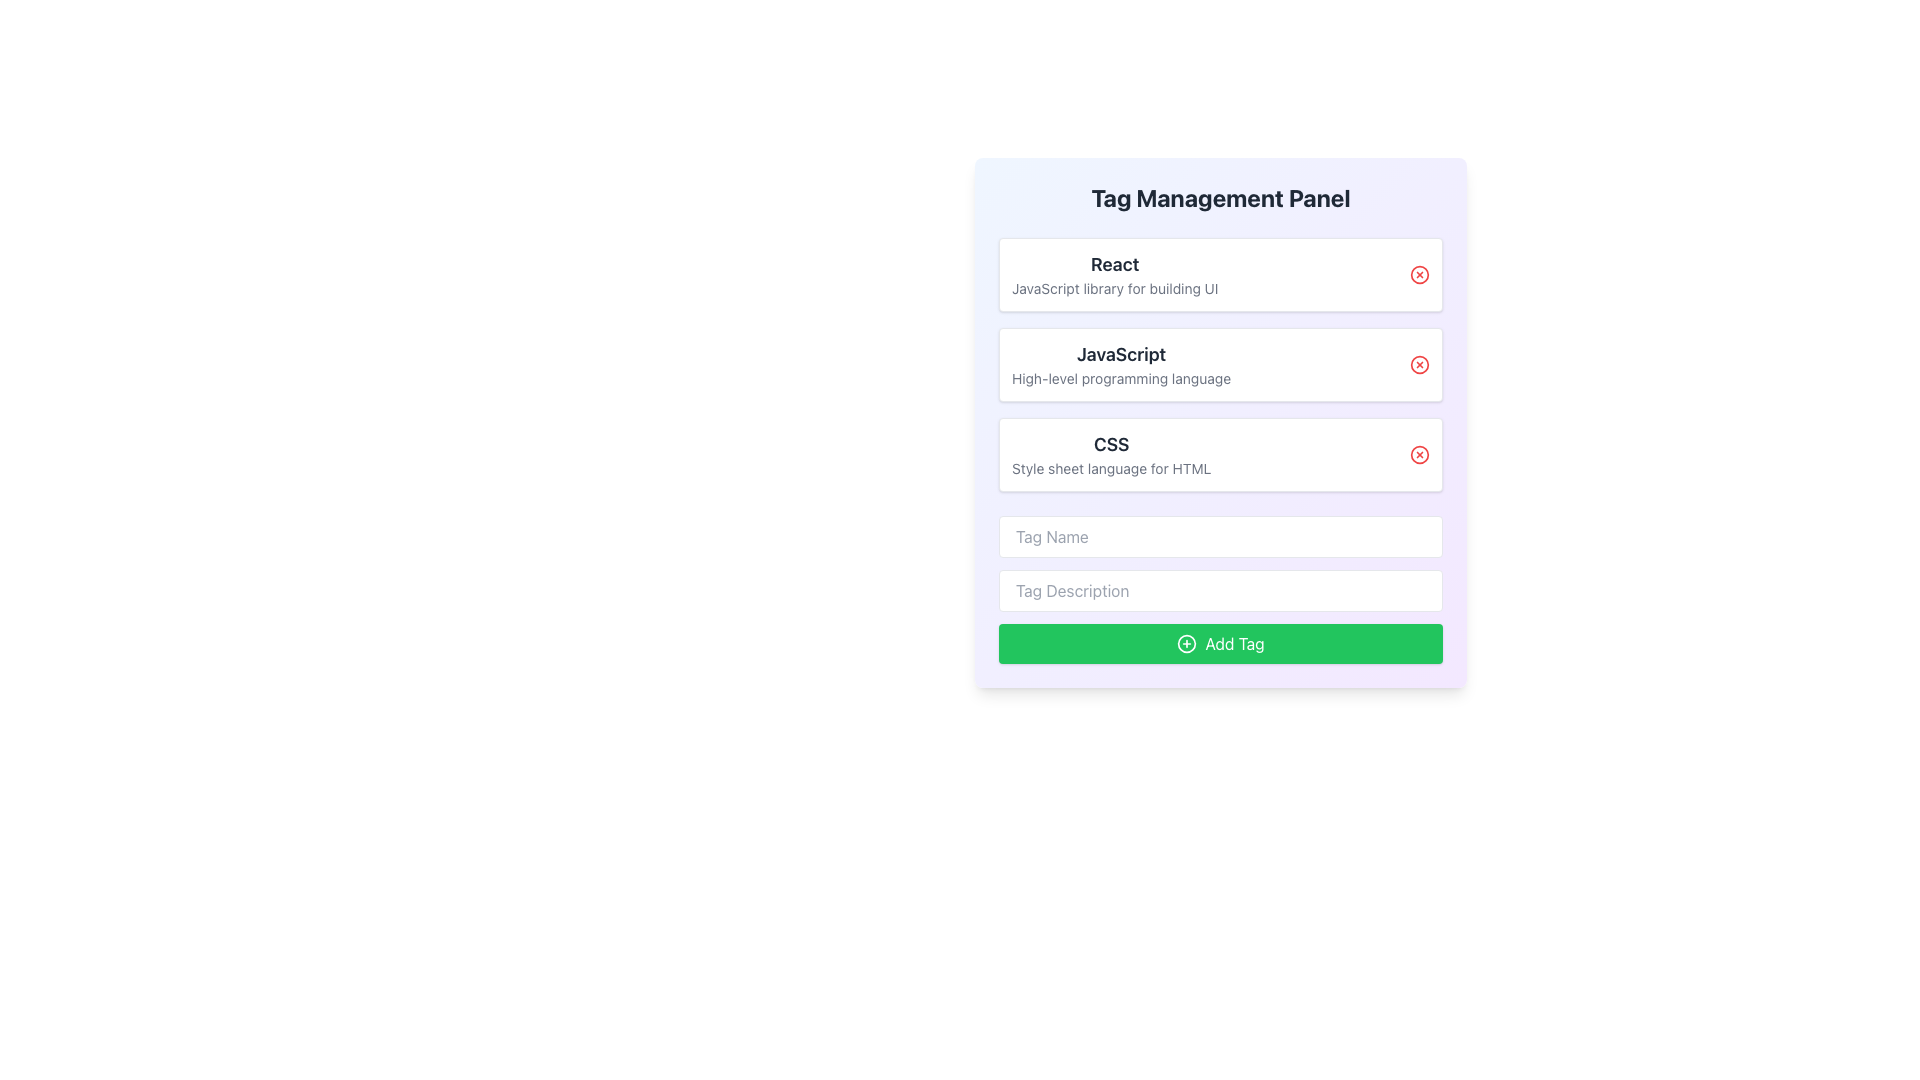 This screenshot has width=1920, height=1080. What do you see at coordinates (1121, 378) in the screenshot?
I see `the text label that reads 'High-level programming language', which is positioned below the bold text 'JavaScript' in the 'Tag Management Panel'` at bounding box center [1121, 378].